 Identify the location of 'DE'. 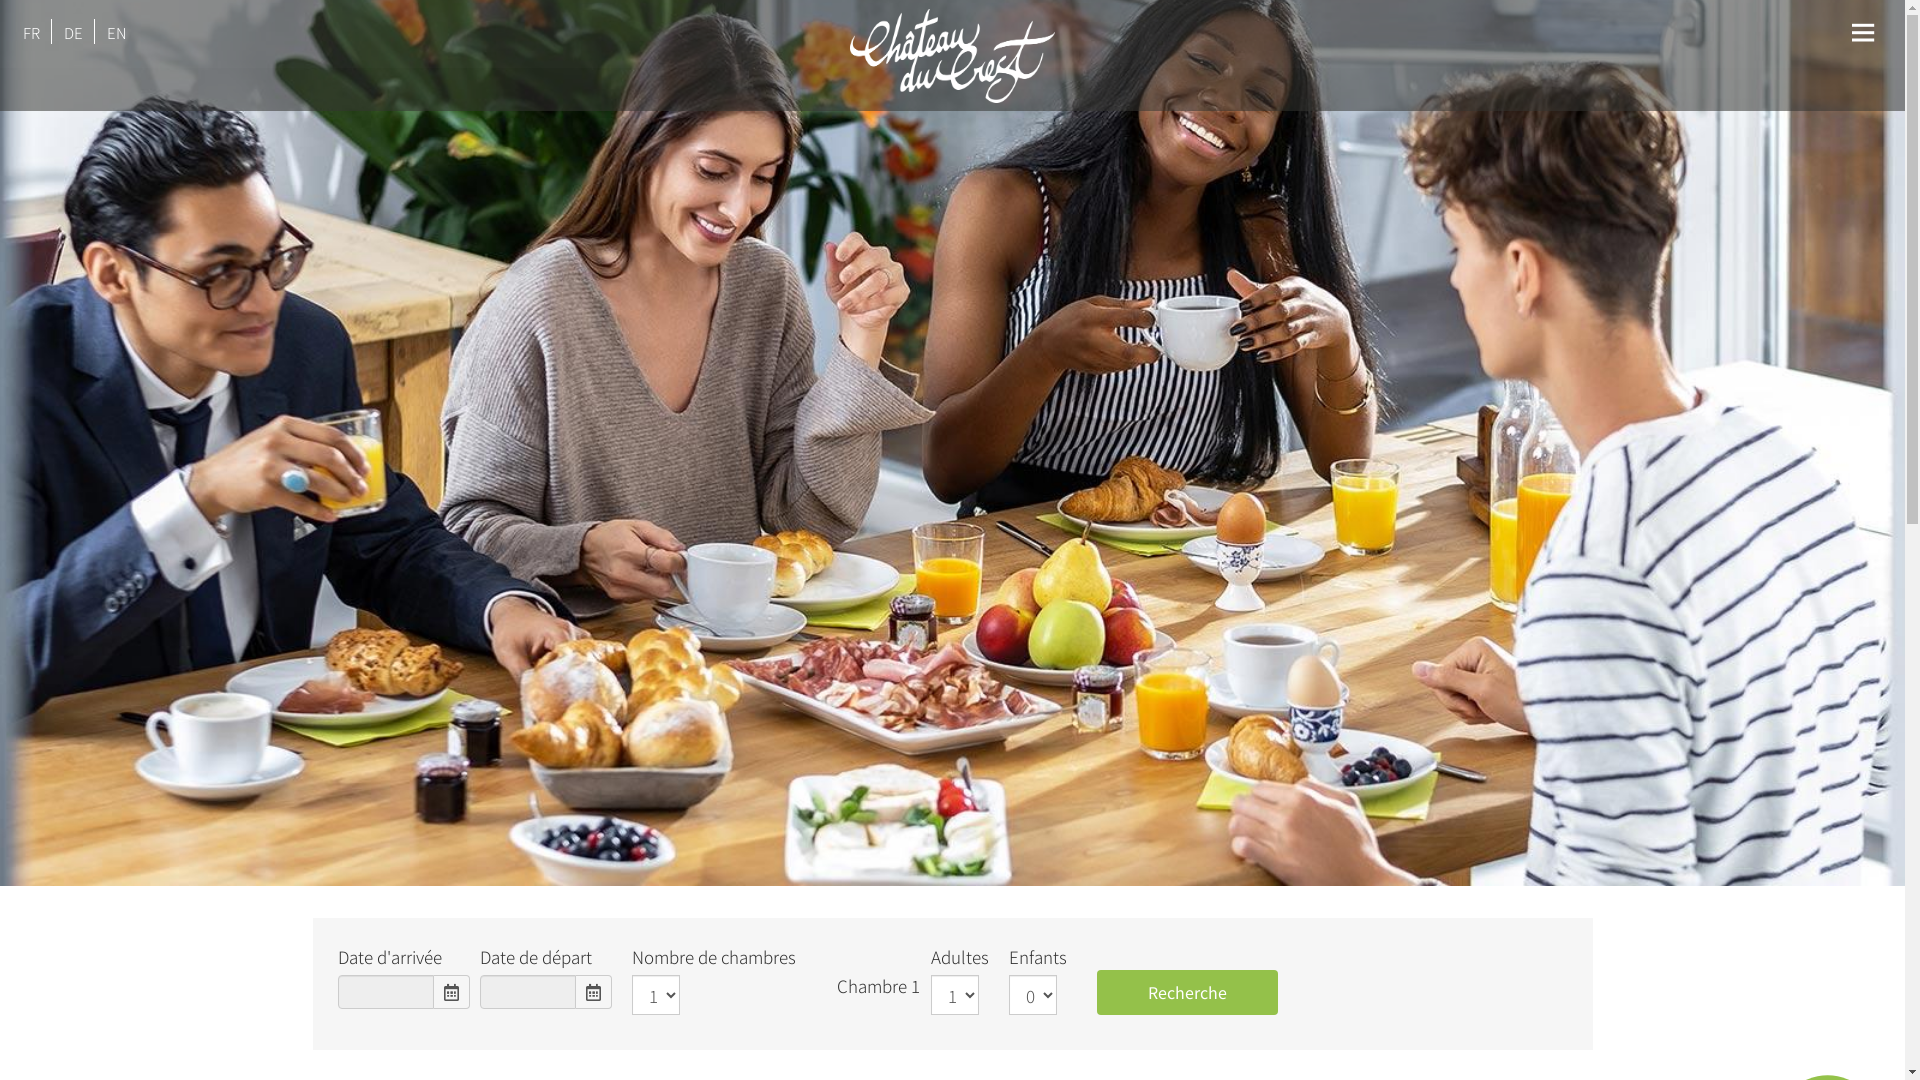
(75, 32).